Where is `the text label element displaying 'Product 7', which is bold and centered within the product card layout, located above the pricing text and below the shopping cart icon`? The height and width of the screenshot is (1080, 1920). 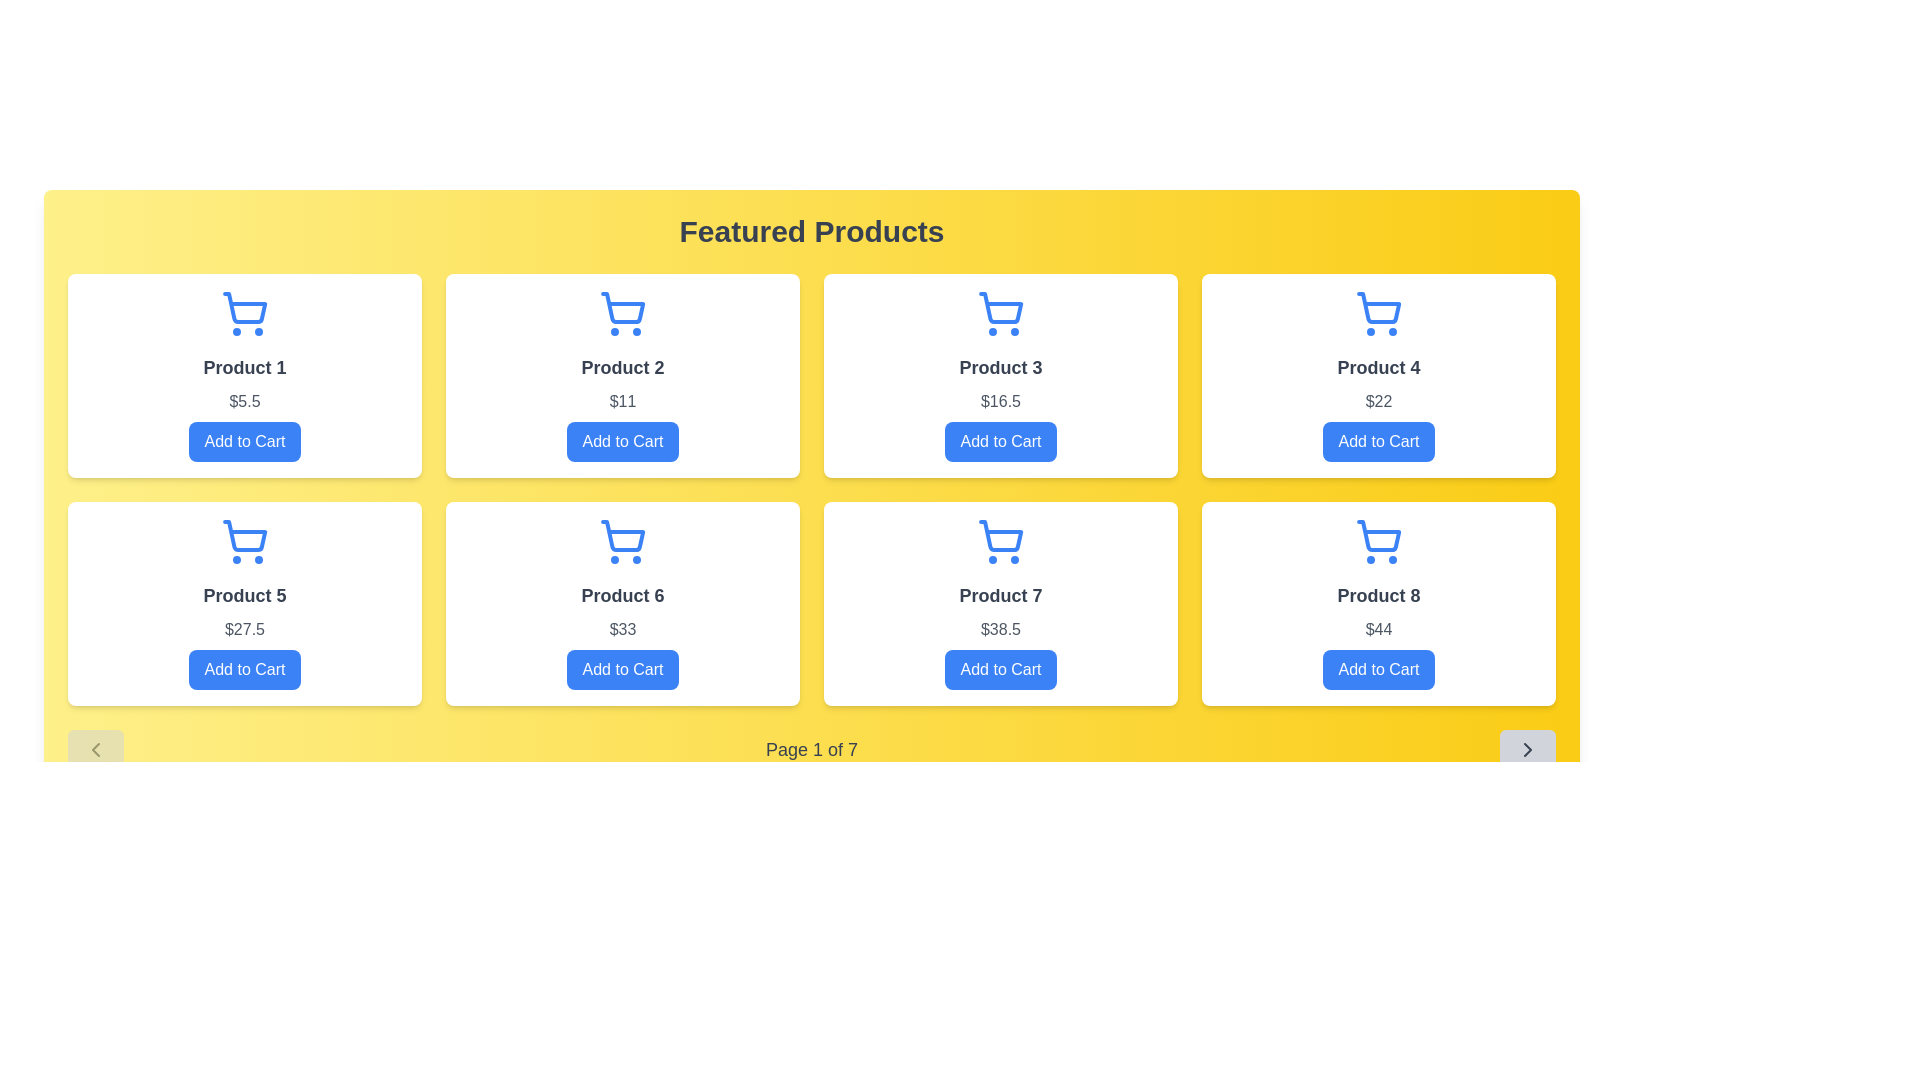 the text label element displaying 'Product 7', which is bold and centered within the product card layout, located above the pricing text and below the shopping cart icon is located at coordinates (1001, 595).